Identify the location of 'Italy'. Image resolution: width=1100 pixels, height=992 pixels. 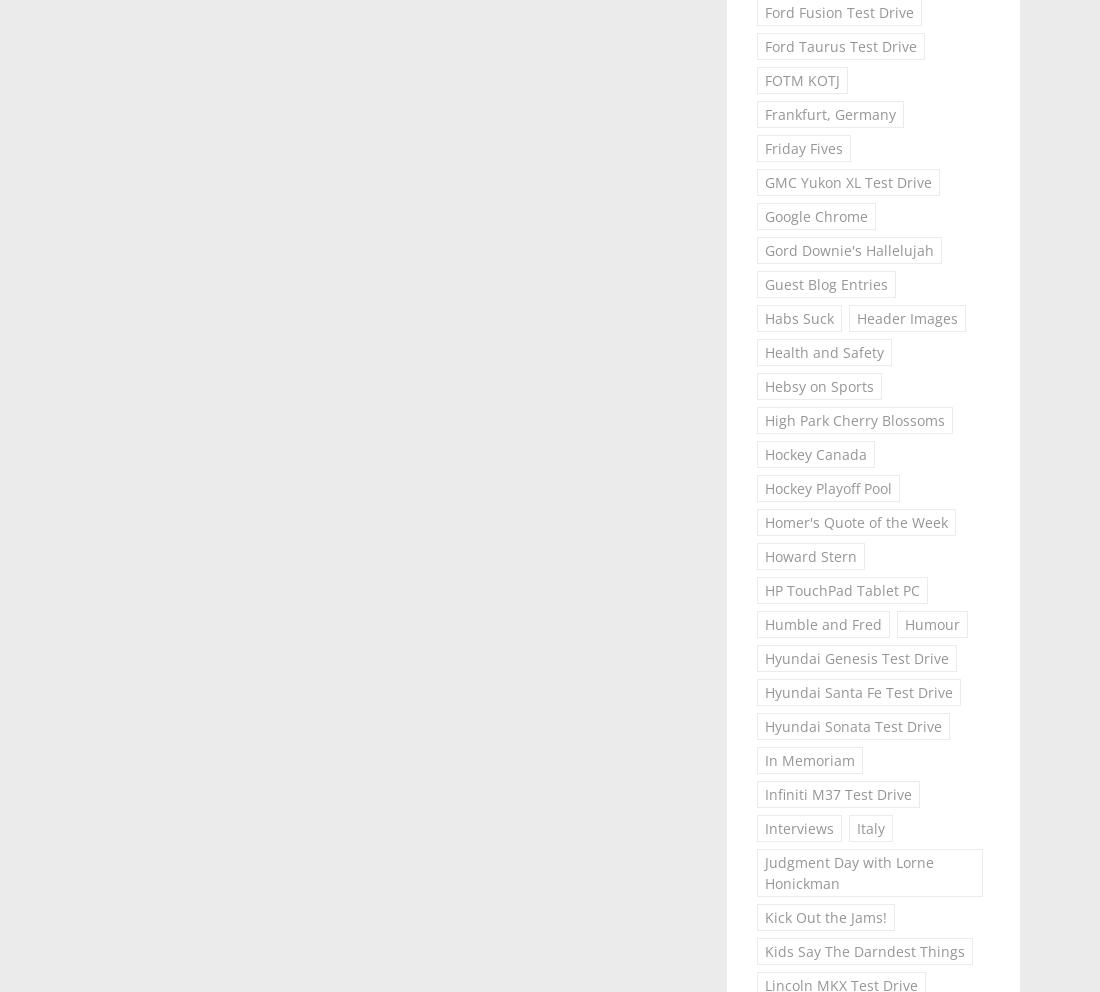
(855, 827).